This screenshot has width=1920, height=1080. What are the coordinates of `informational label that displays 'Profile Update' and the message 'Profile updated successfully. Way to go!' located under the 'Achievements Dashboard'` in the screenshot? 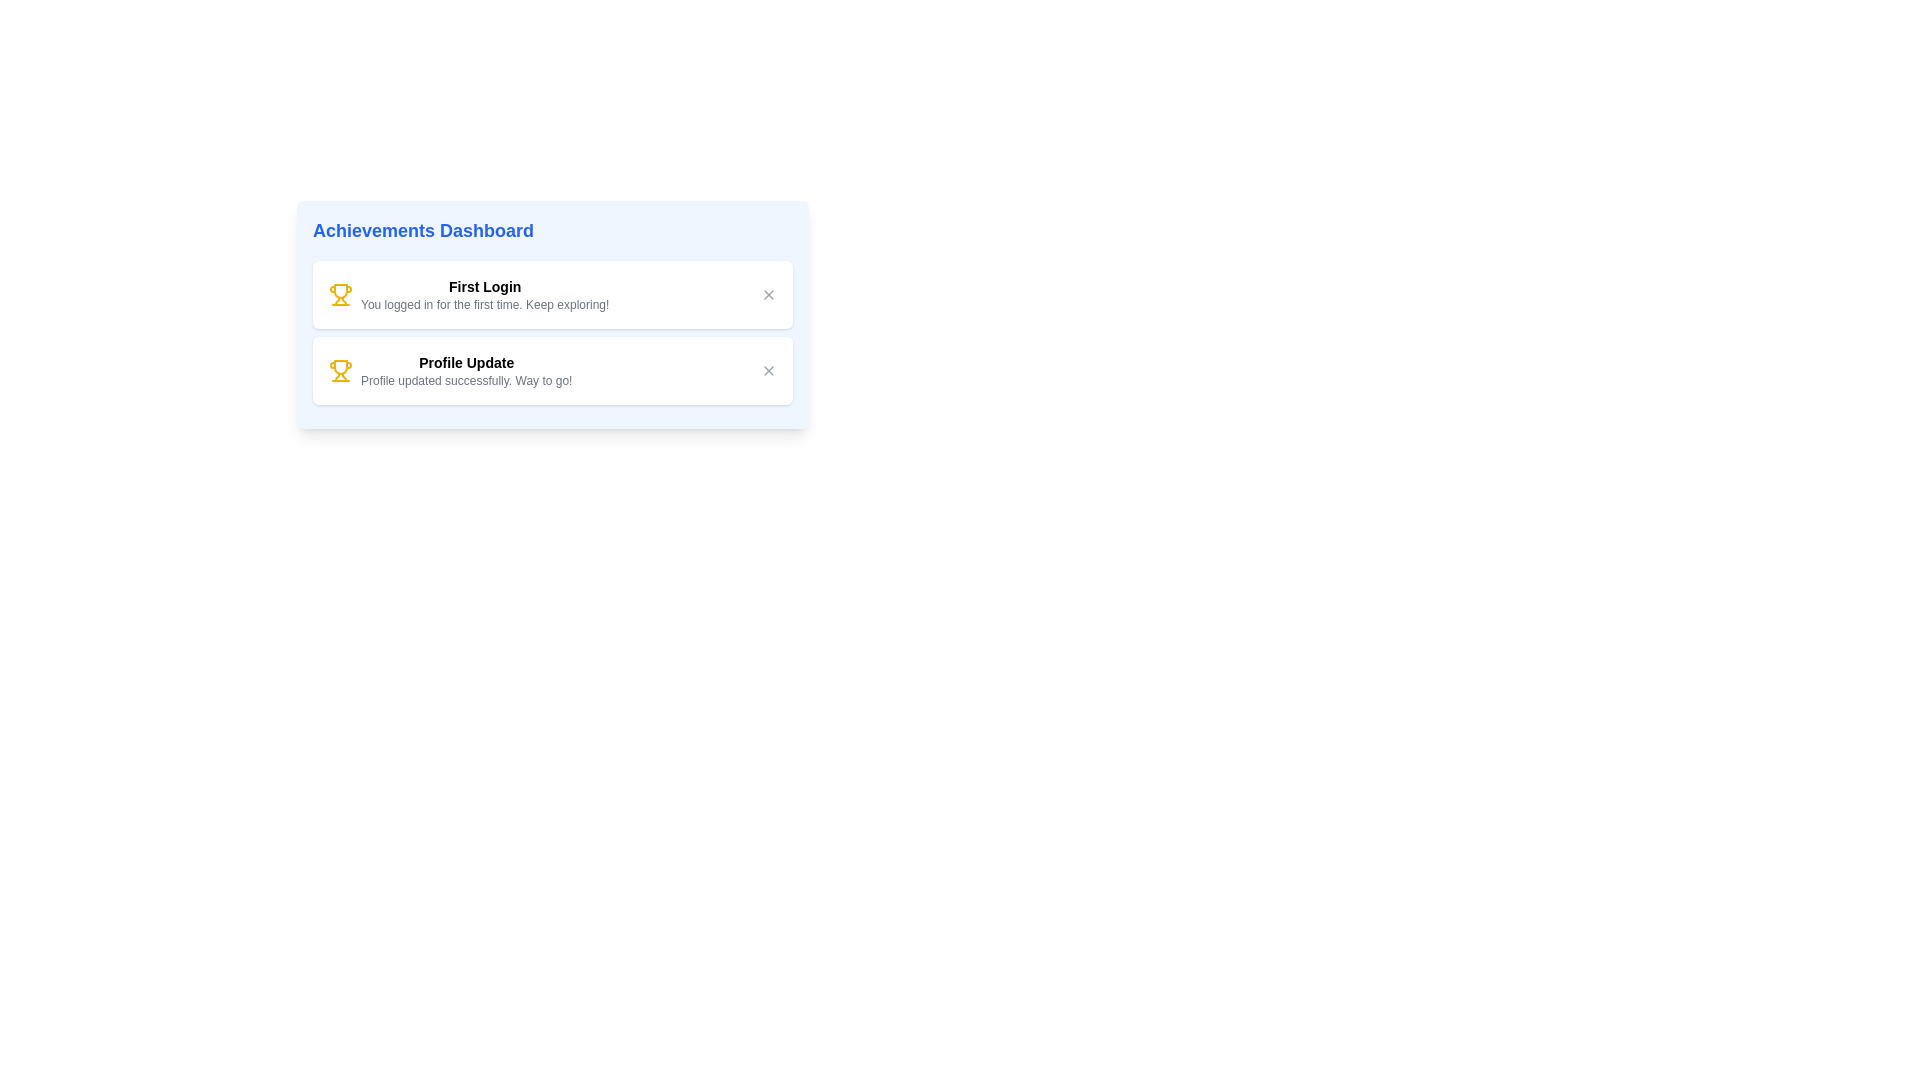 It's located at (465, 370).